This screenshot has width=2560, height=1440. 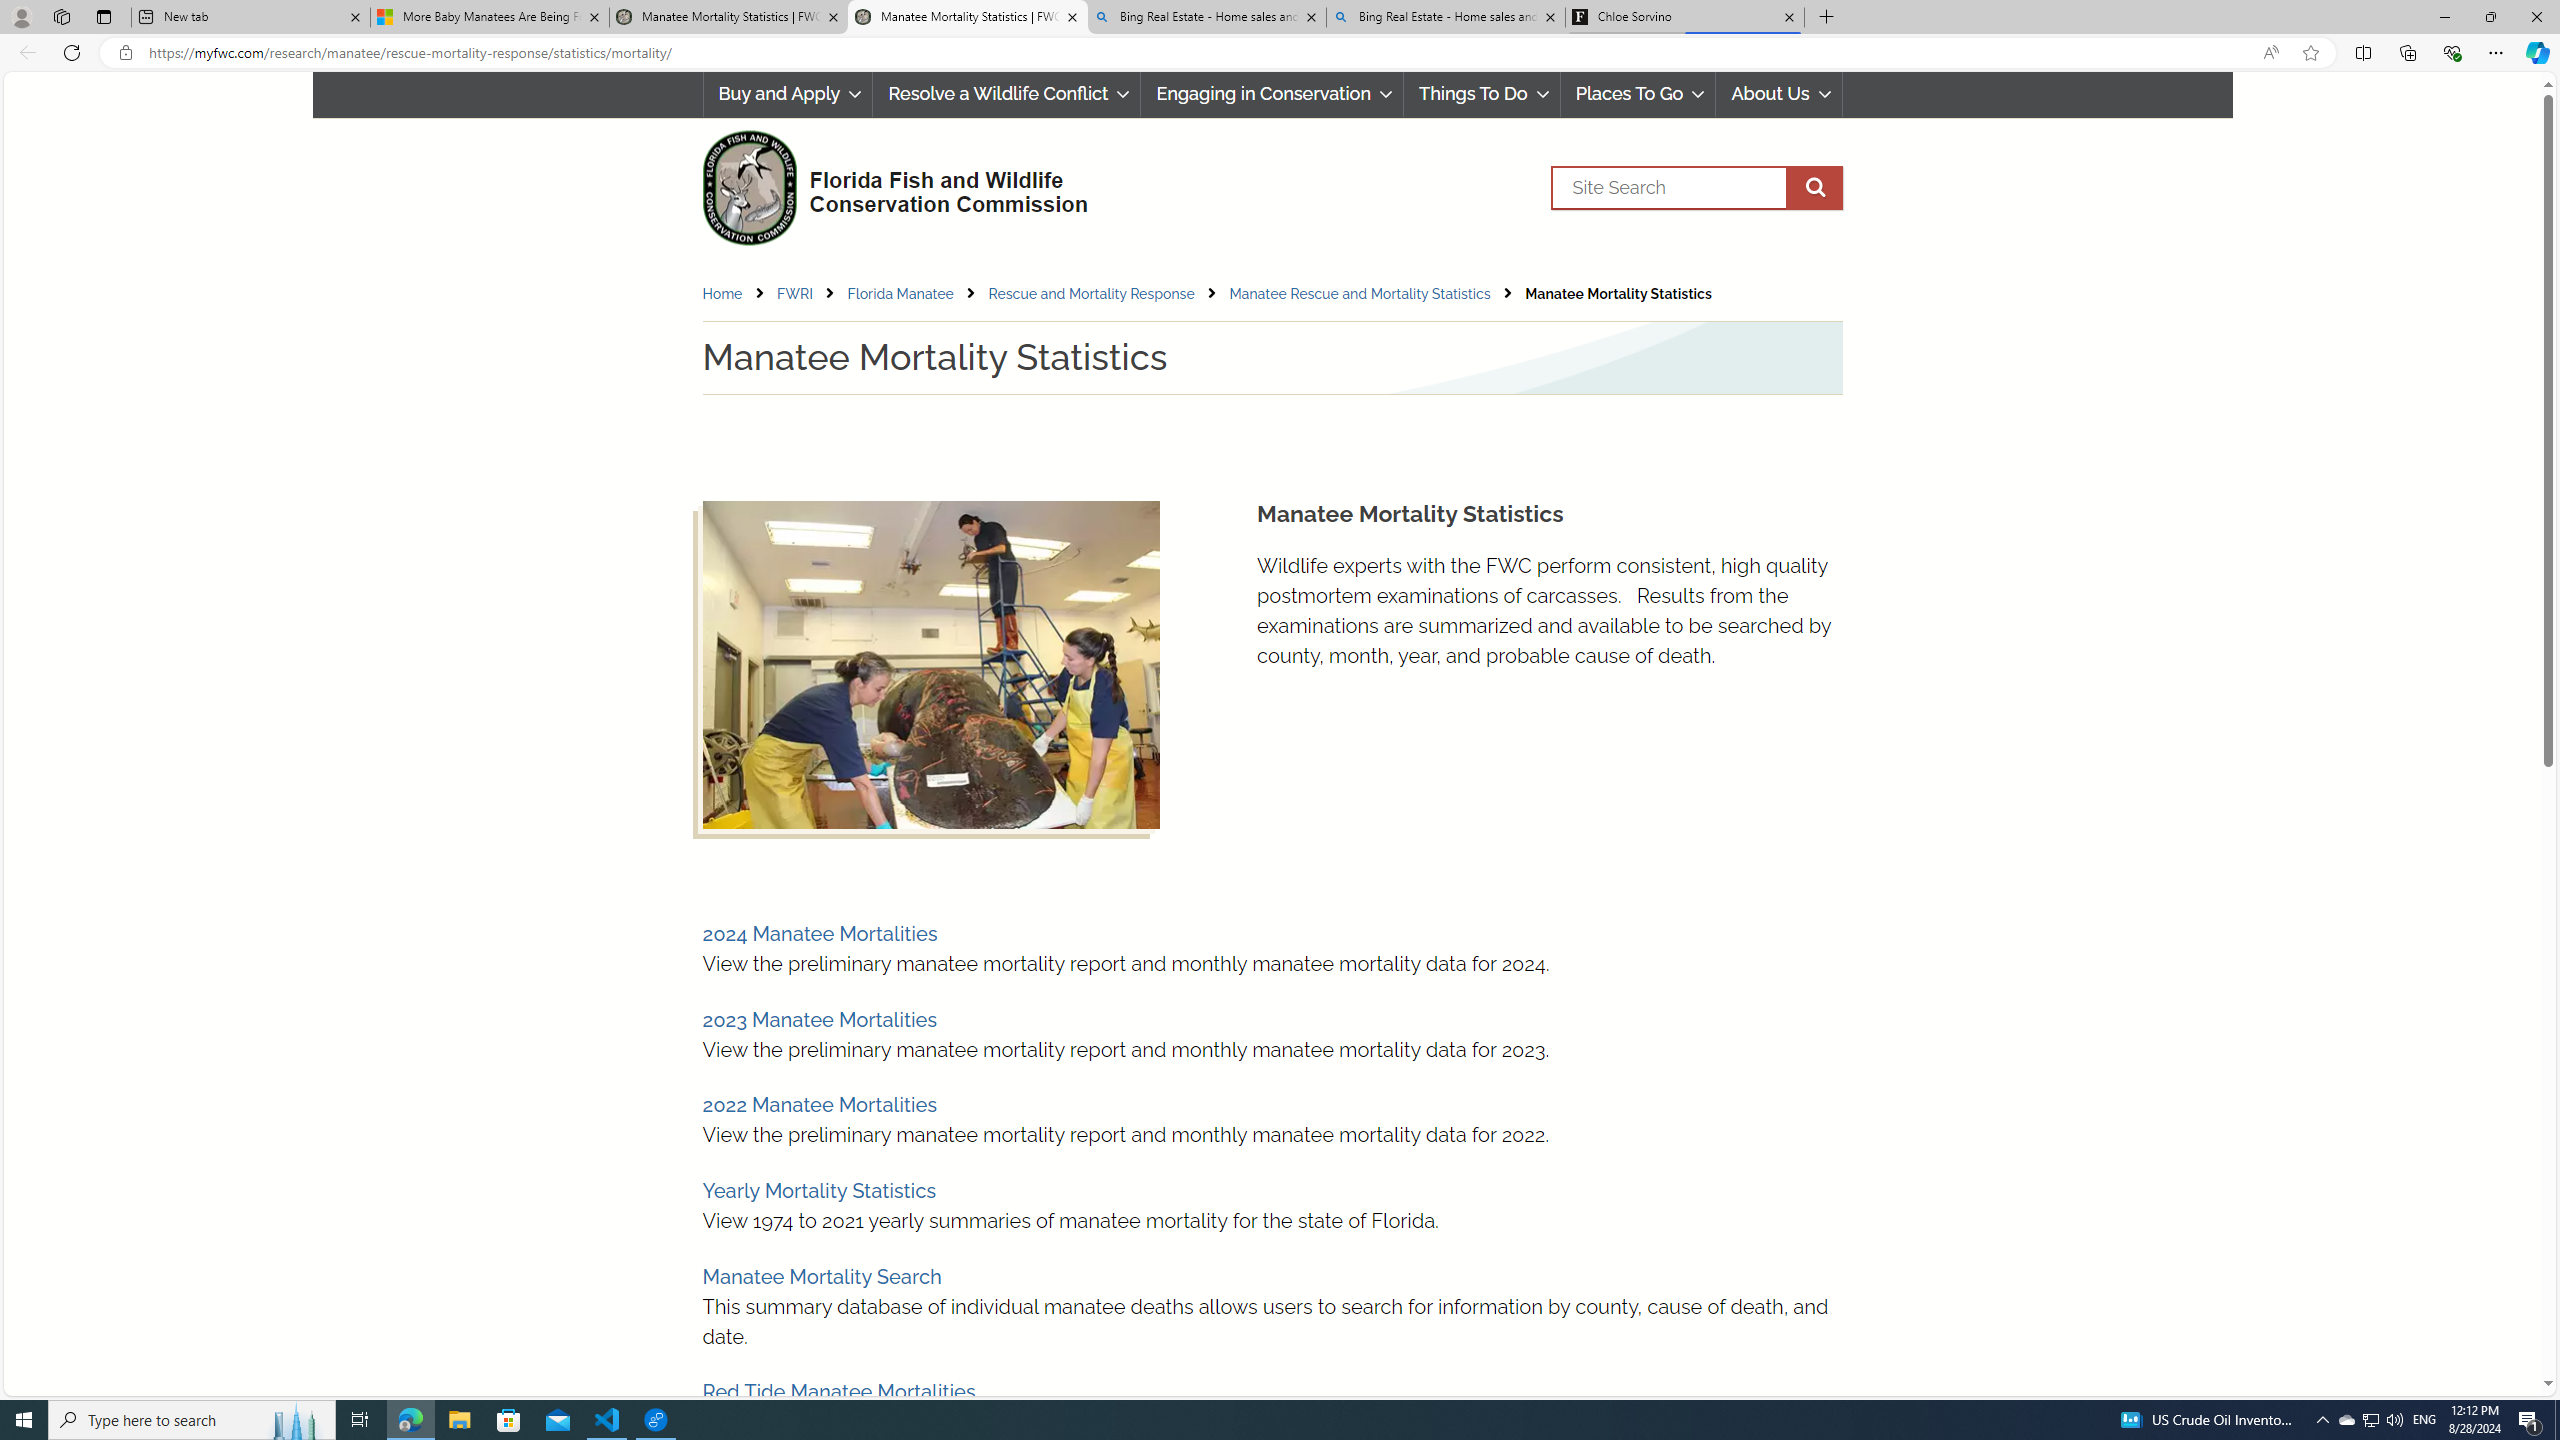 I want to click on 'Florida Manatee', so click(x=900, y=294).